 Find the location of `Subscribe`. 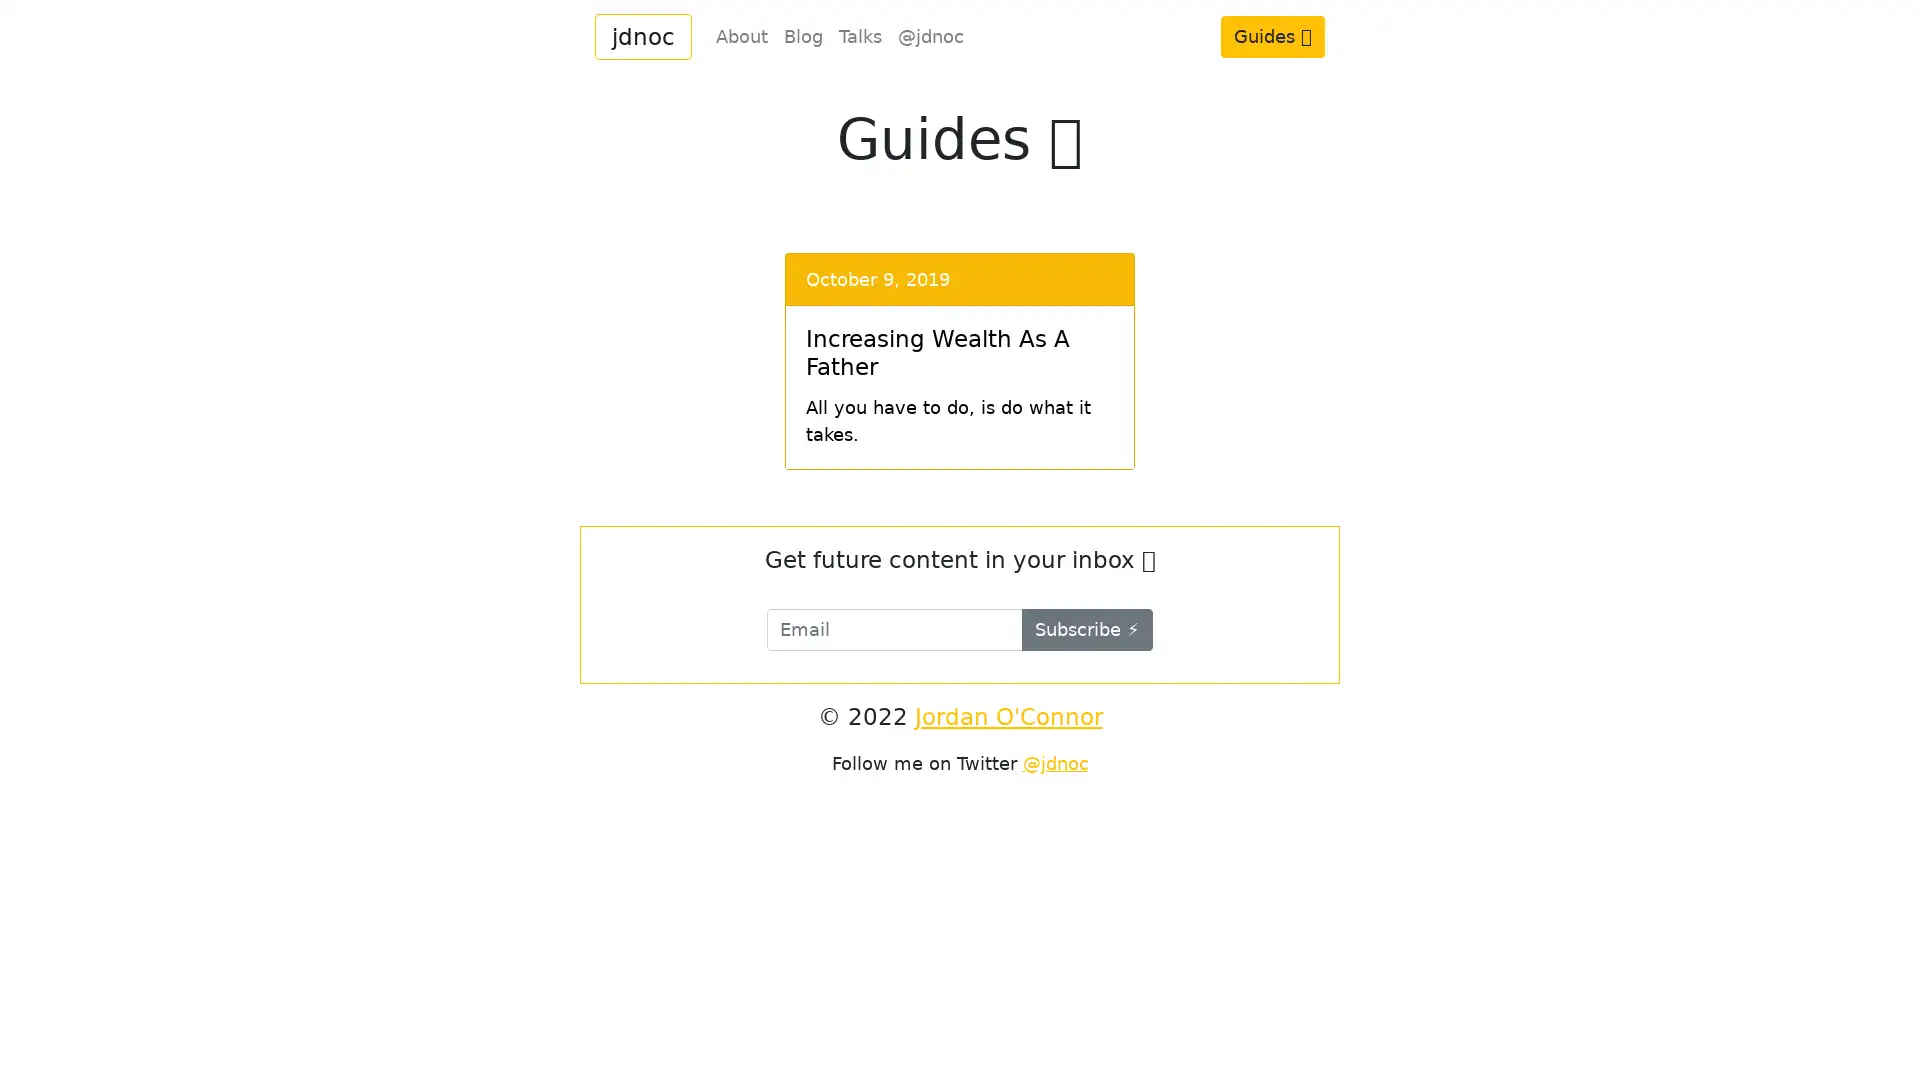

Subscribe is located at coordinates (1086, 628).